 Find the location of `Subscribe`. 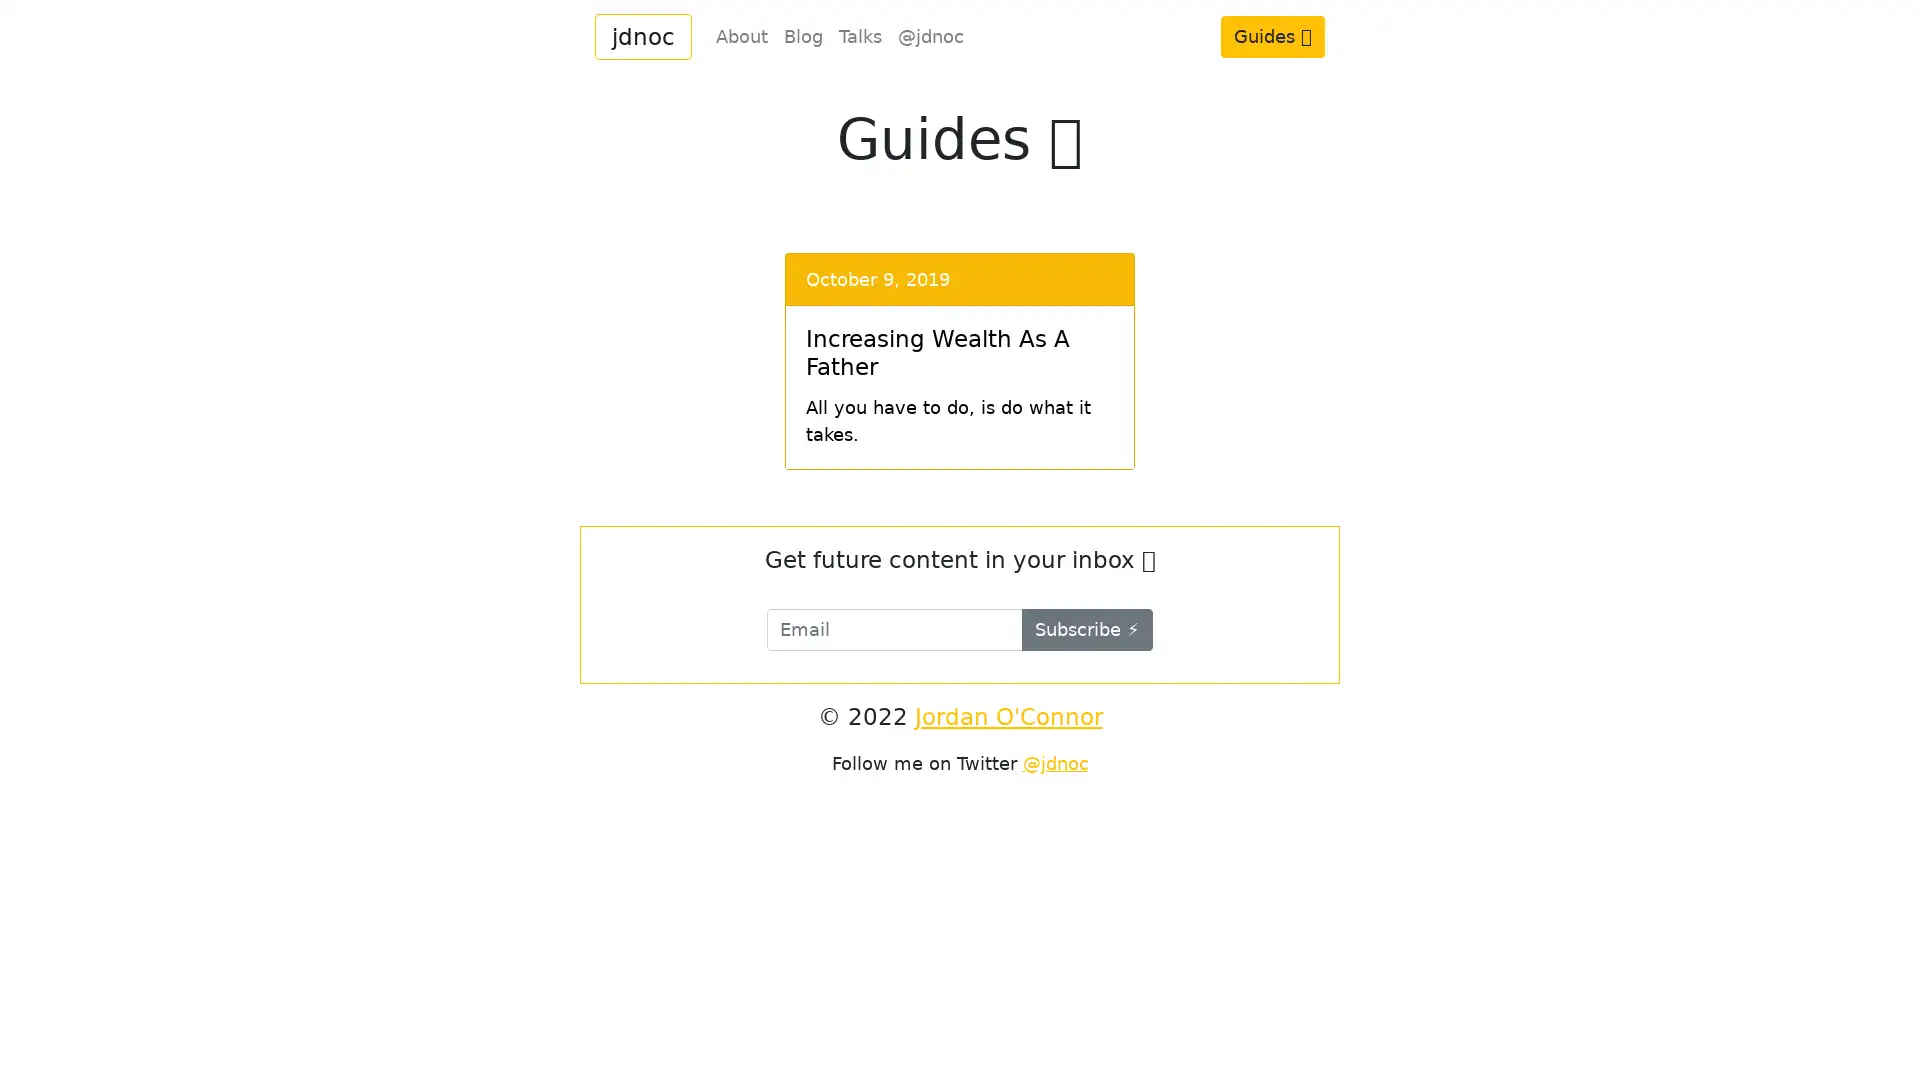

Subscribe is located at coordinates (1086, 628).